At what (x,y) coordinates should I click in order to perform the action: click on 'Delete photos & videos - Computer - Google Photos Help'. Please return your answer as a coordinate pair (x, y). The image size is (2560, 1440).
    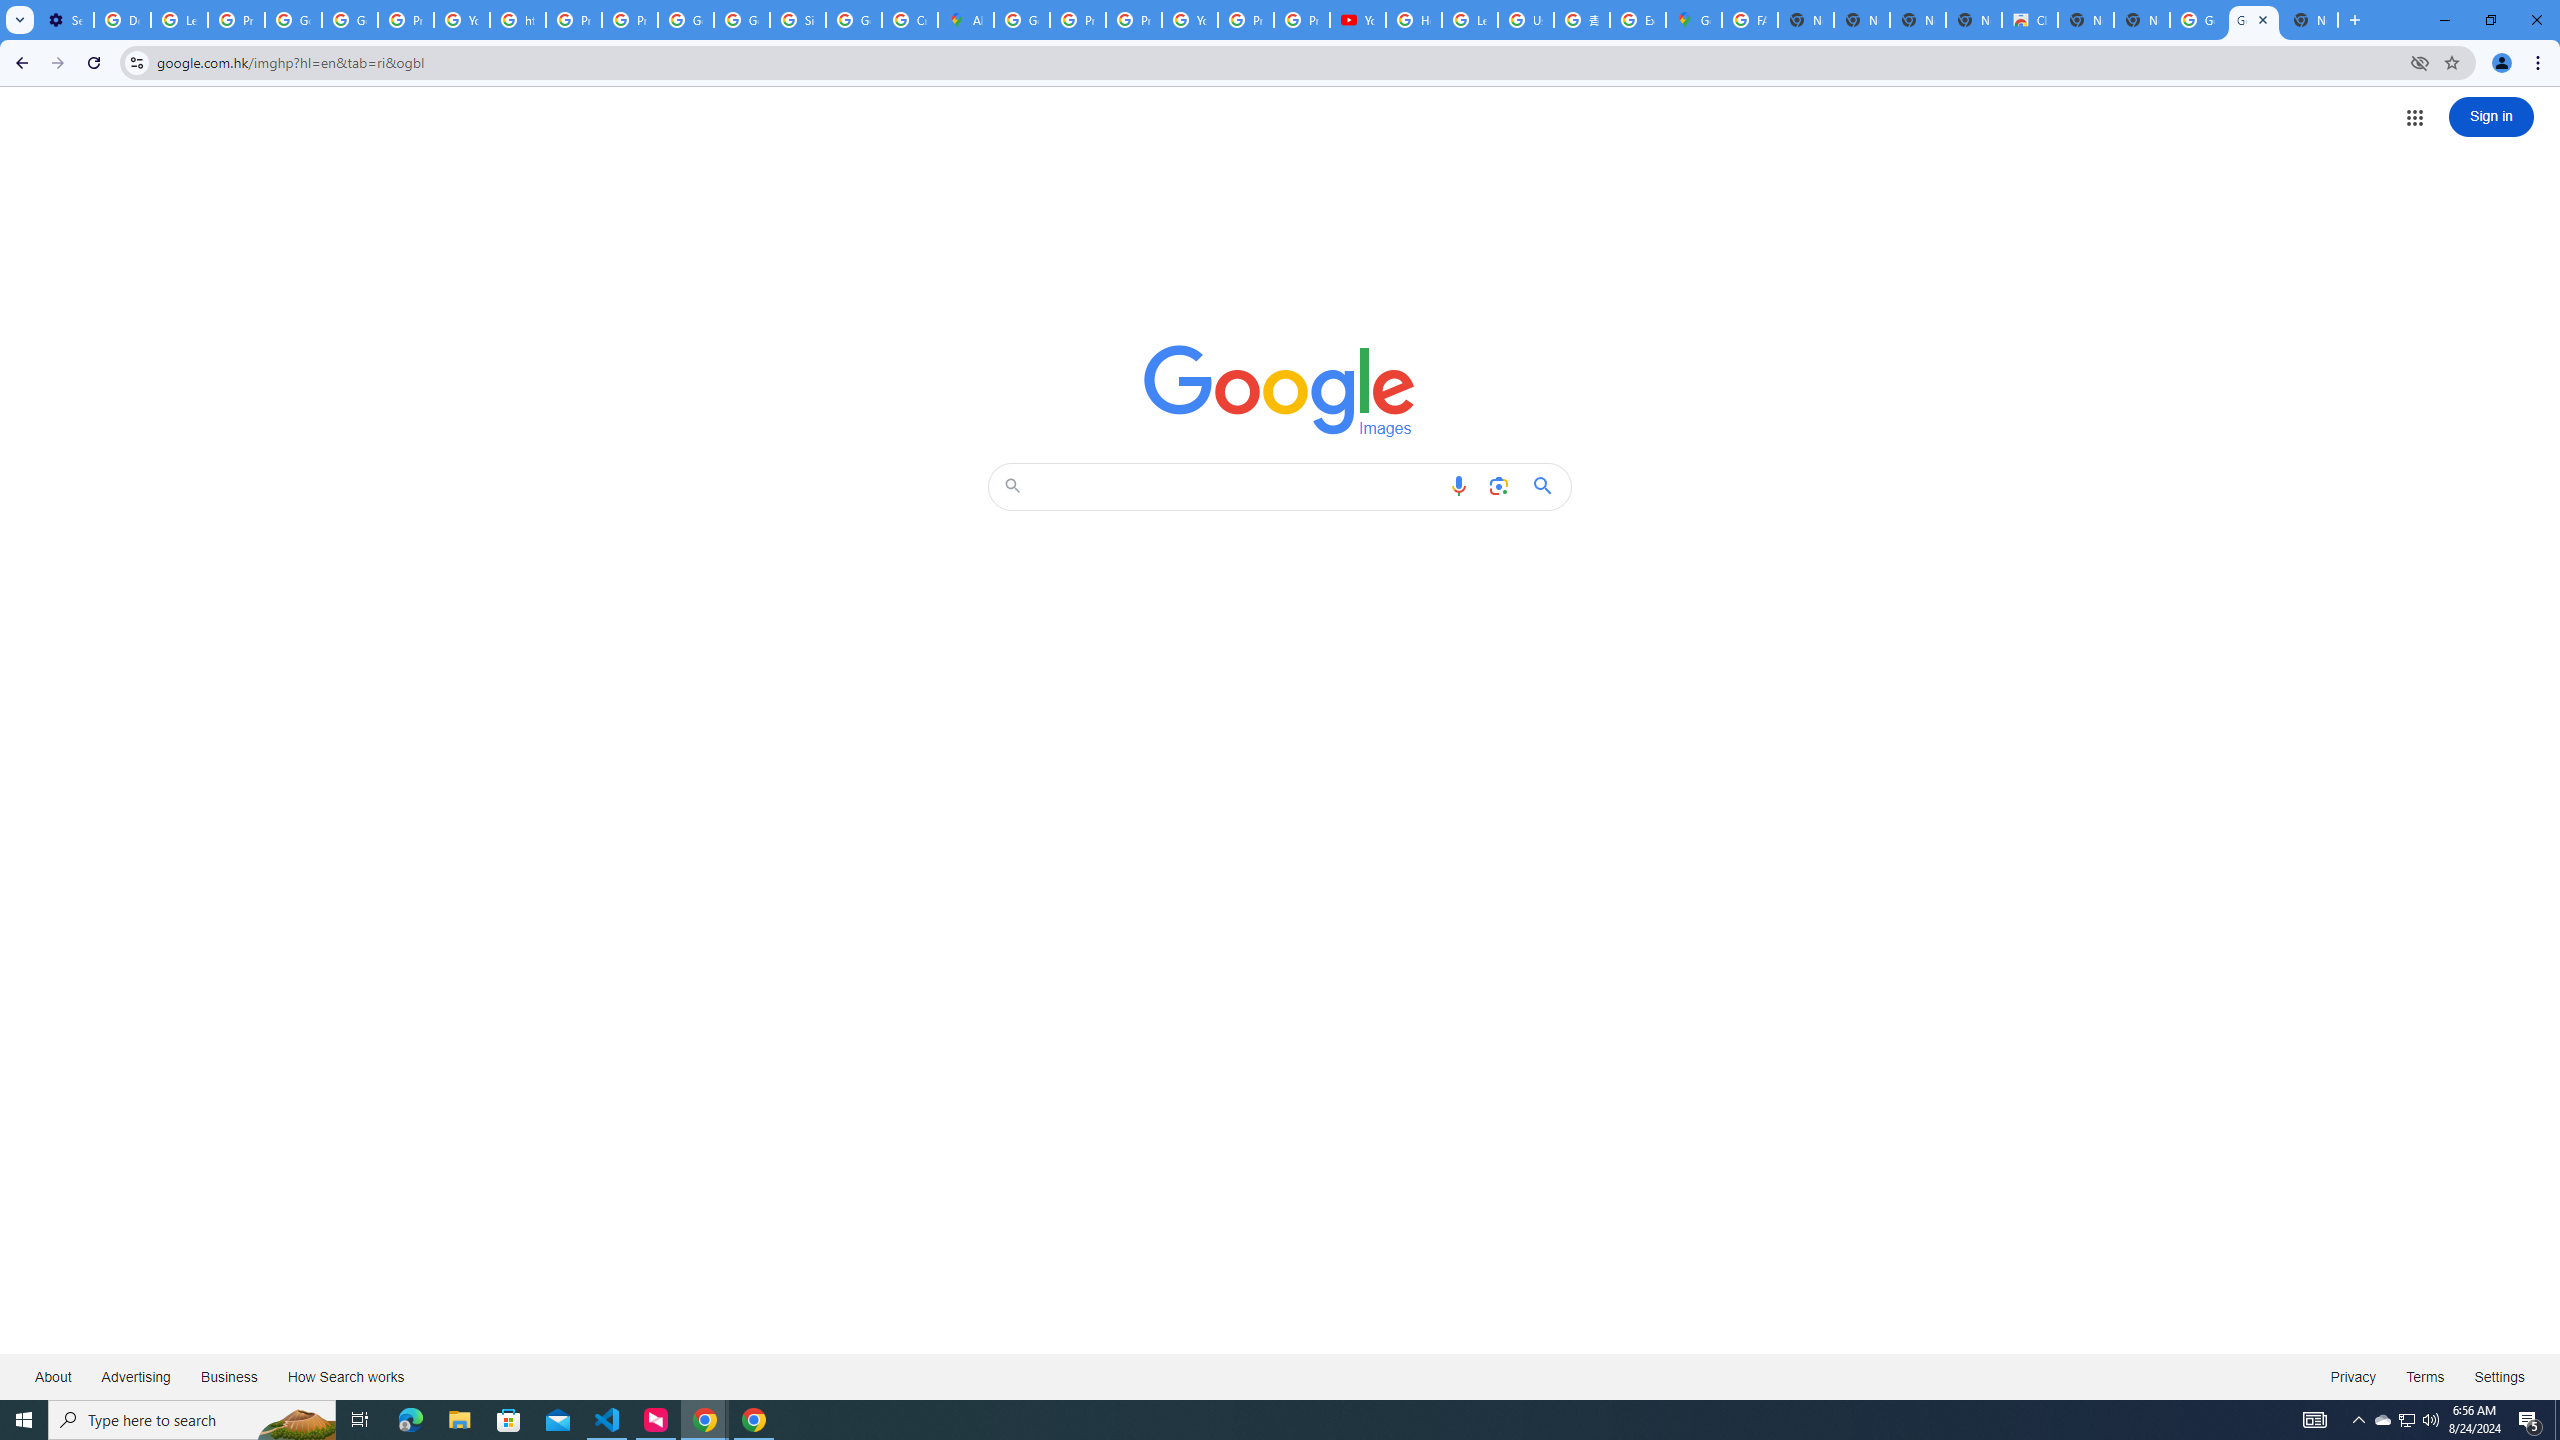
    Looking at the image, I should click on (121, 19).